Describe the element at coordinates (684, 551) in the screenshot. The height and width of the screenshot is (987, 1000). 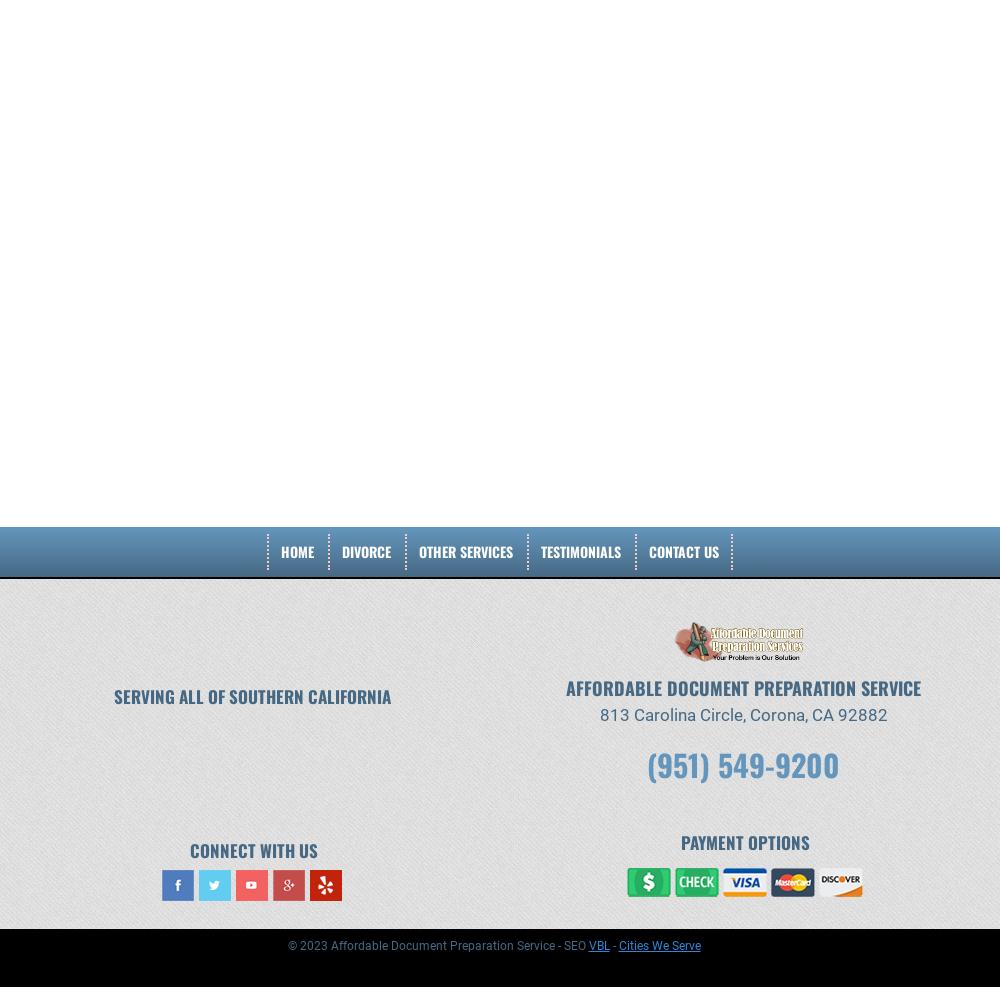
I see `'Contact Us'` at that location.